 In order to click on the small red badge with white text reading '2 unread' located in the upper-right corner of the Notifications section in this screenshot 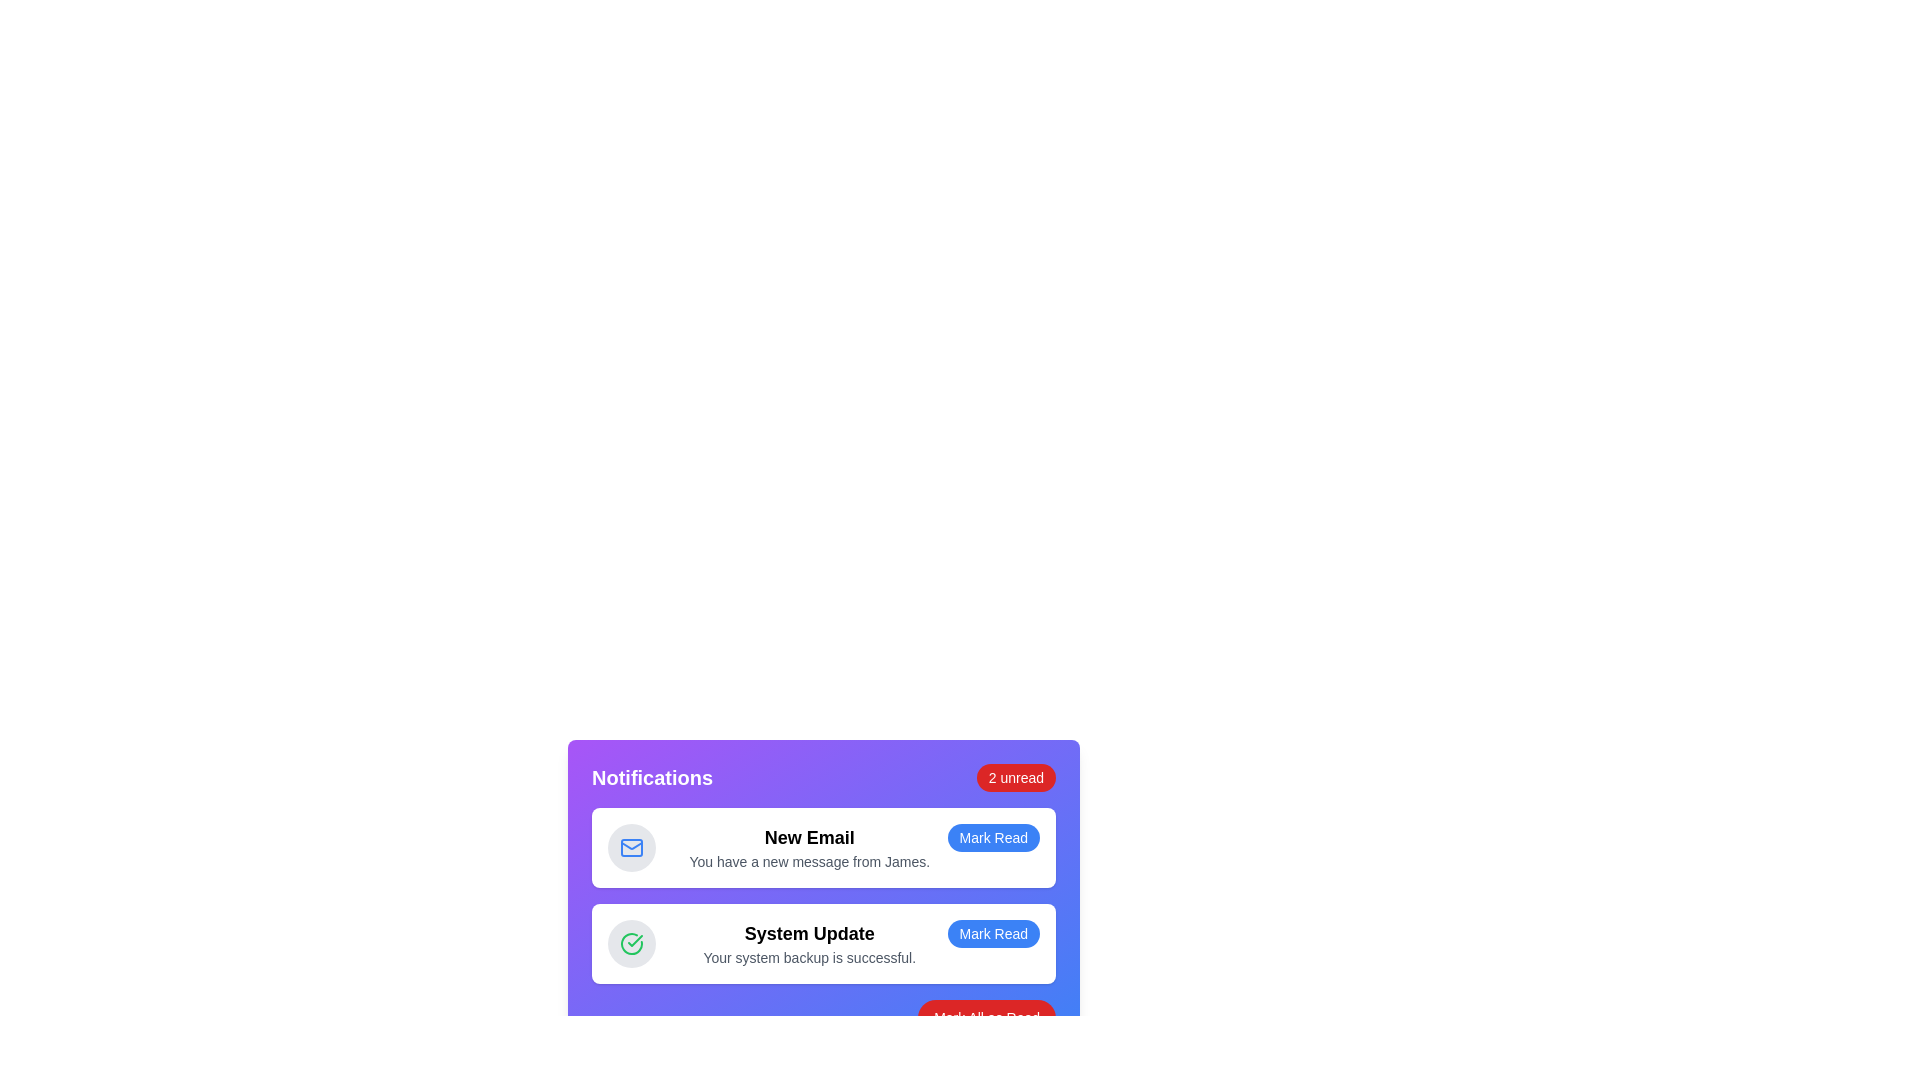, I will do `click(1016, 777)`.